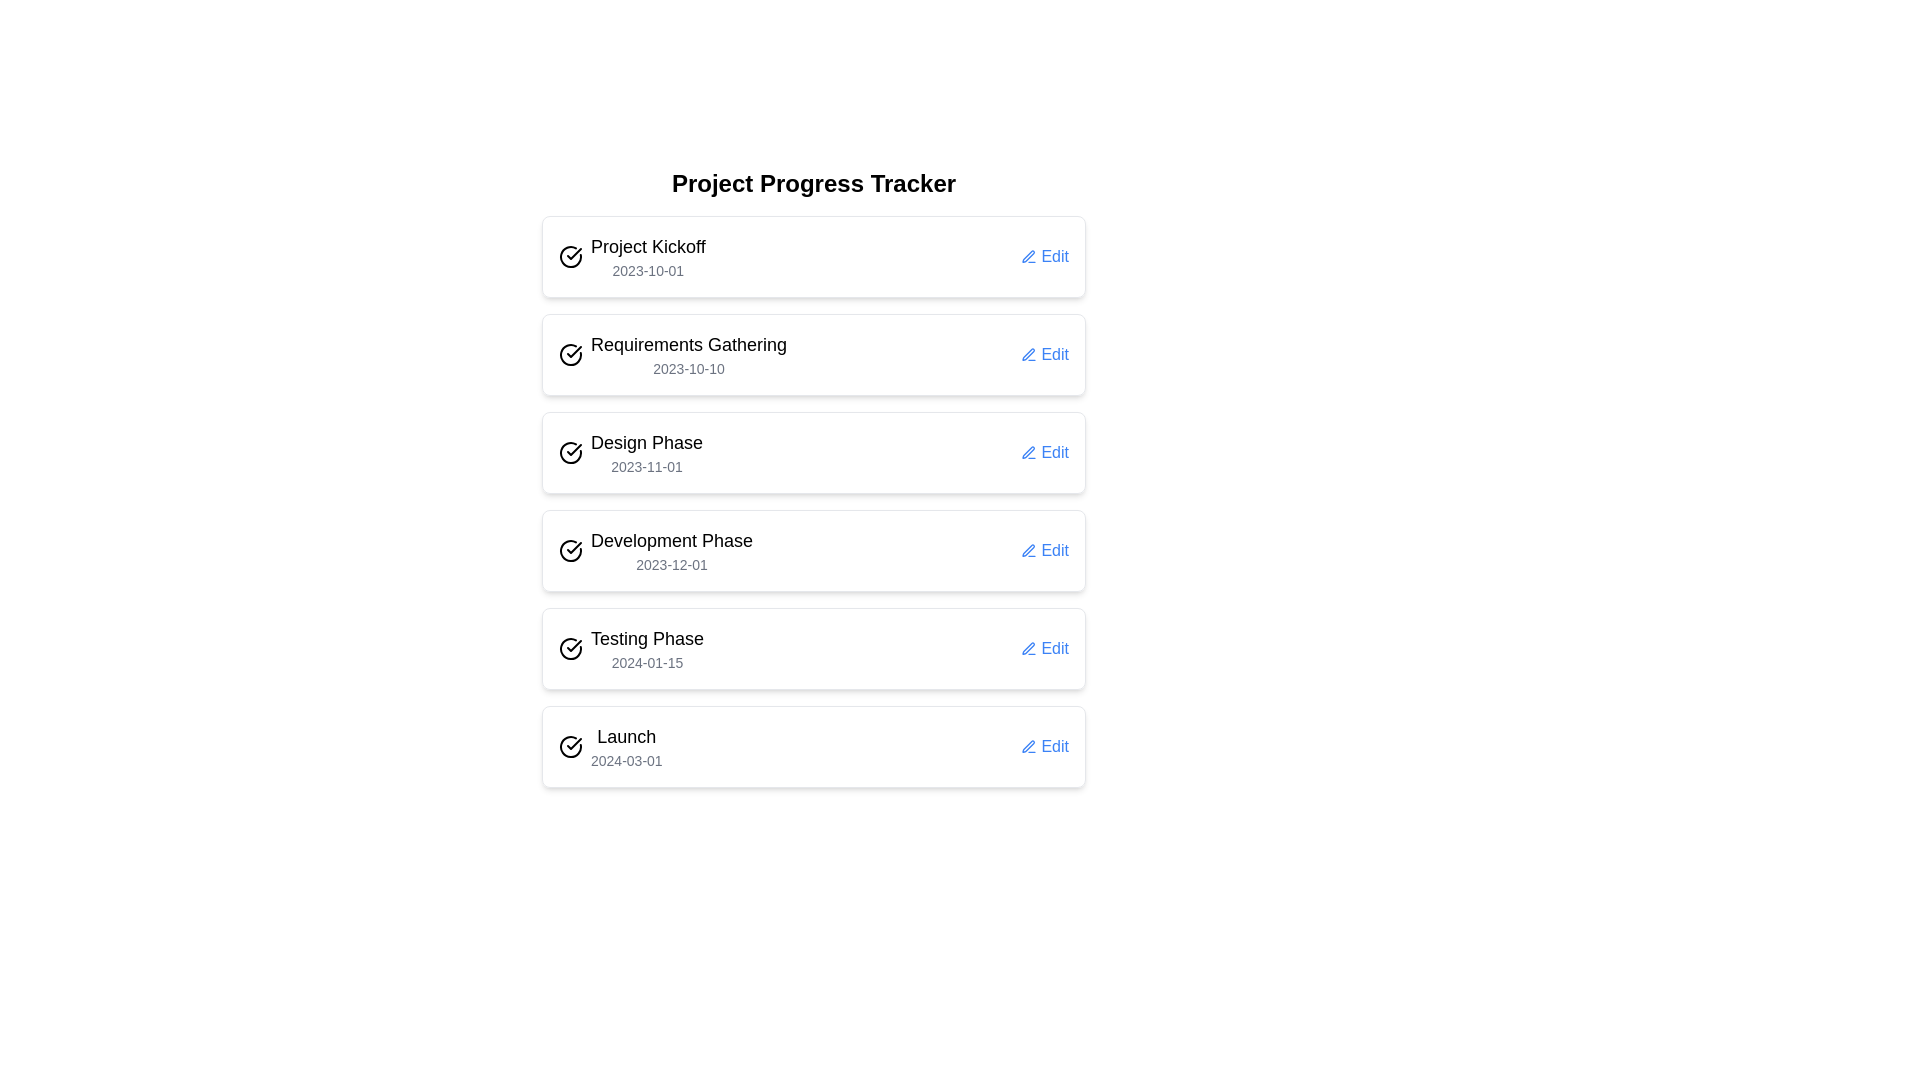 The image size is (1920, 1080). I want to click on the 'Launch' phase text label located at the bottom of the list, which follows the 'Testing Phase 2024-01-15' label and is paired with an edit button, so click(625, 747).